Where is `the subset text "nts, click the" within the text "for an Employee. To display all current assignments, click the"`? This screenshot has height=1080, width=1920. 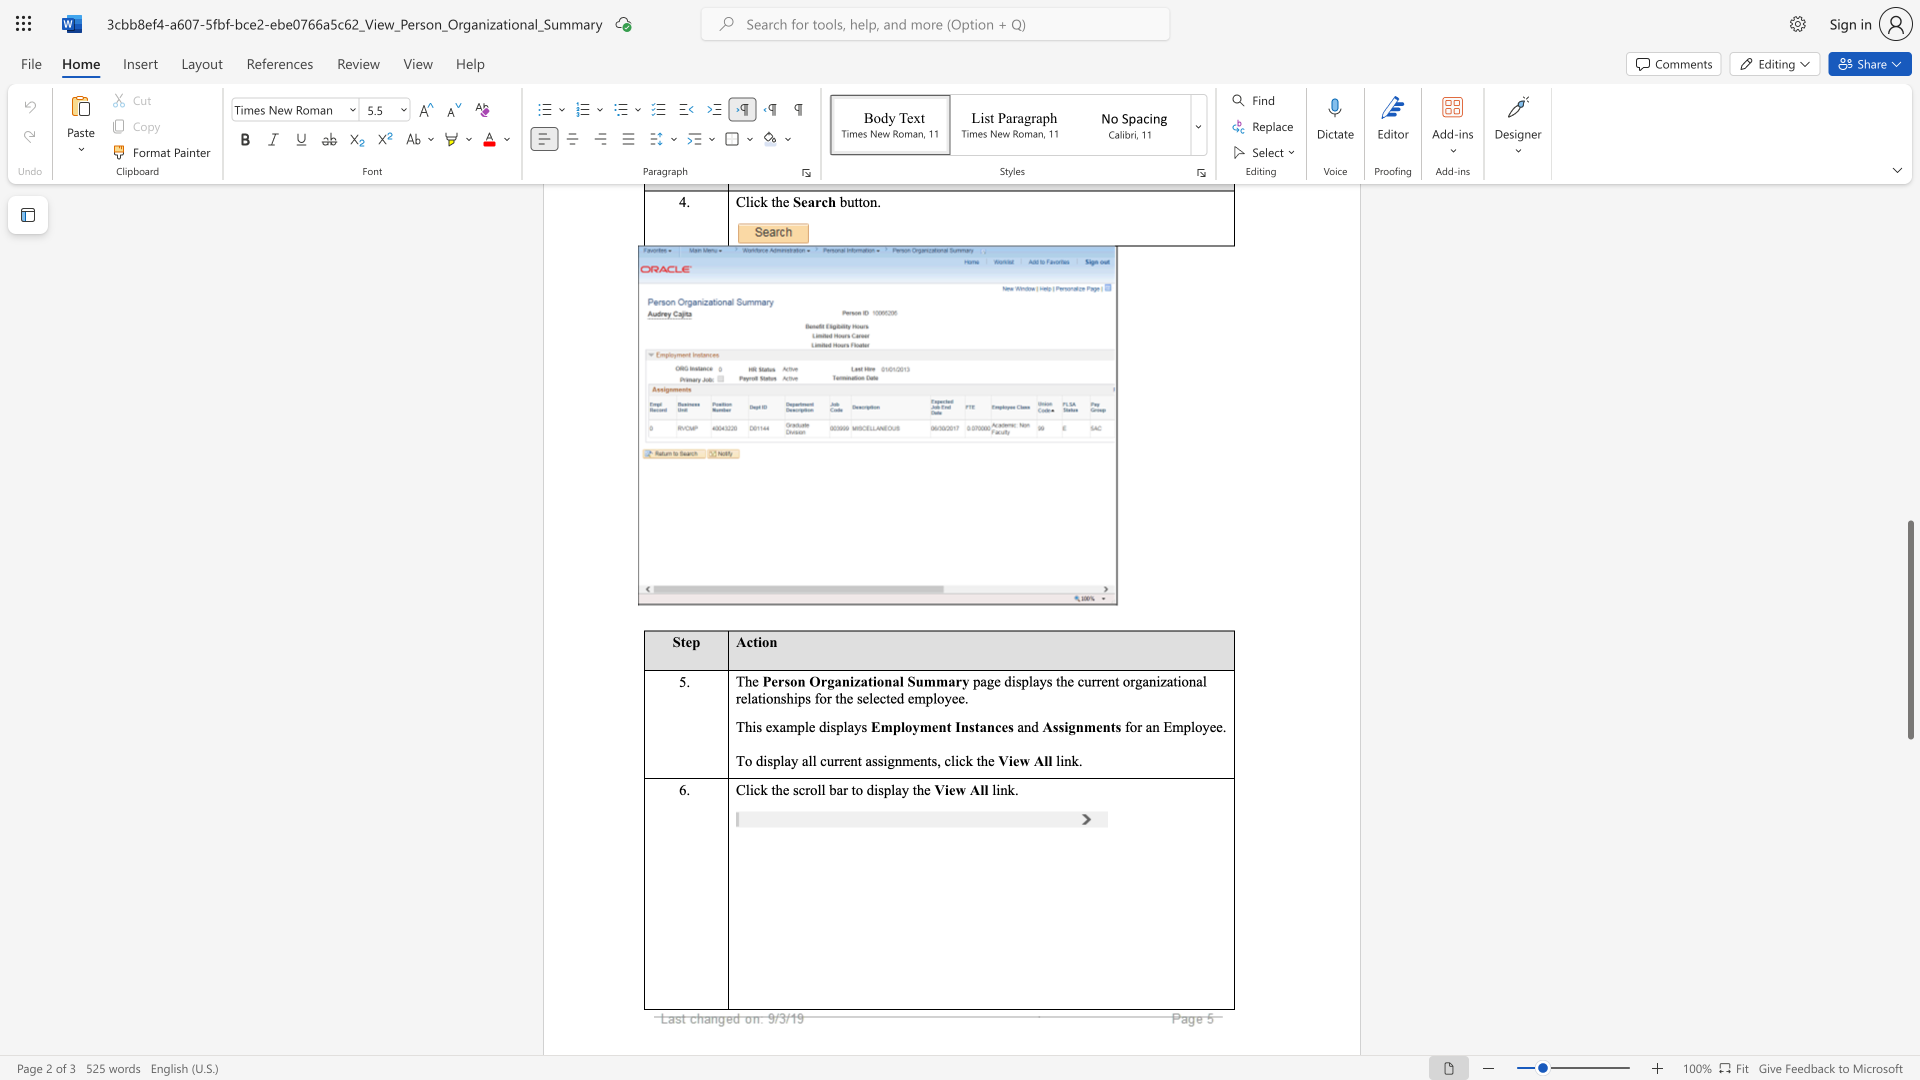 the subset text "nts, click the" within the text "for an Employee. To display all current assignments, click the" is located at coordinates (919, 760).